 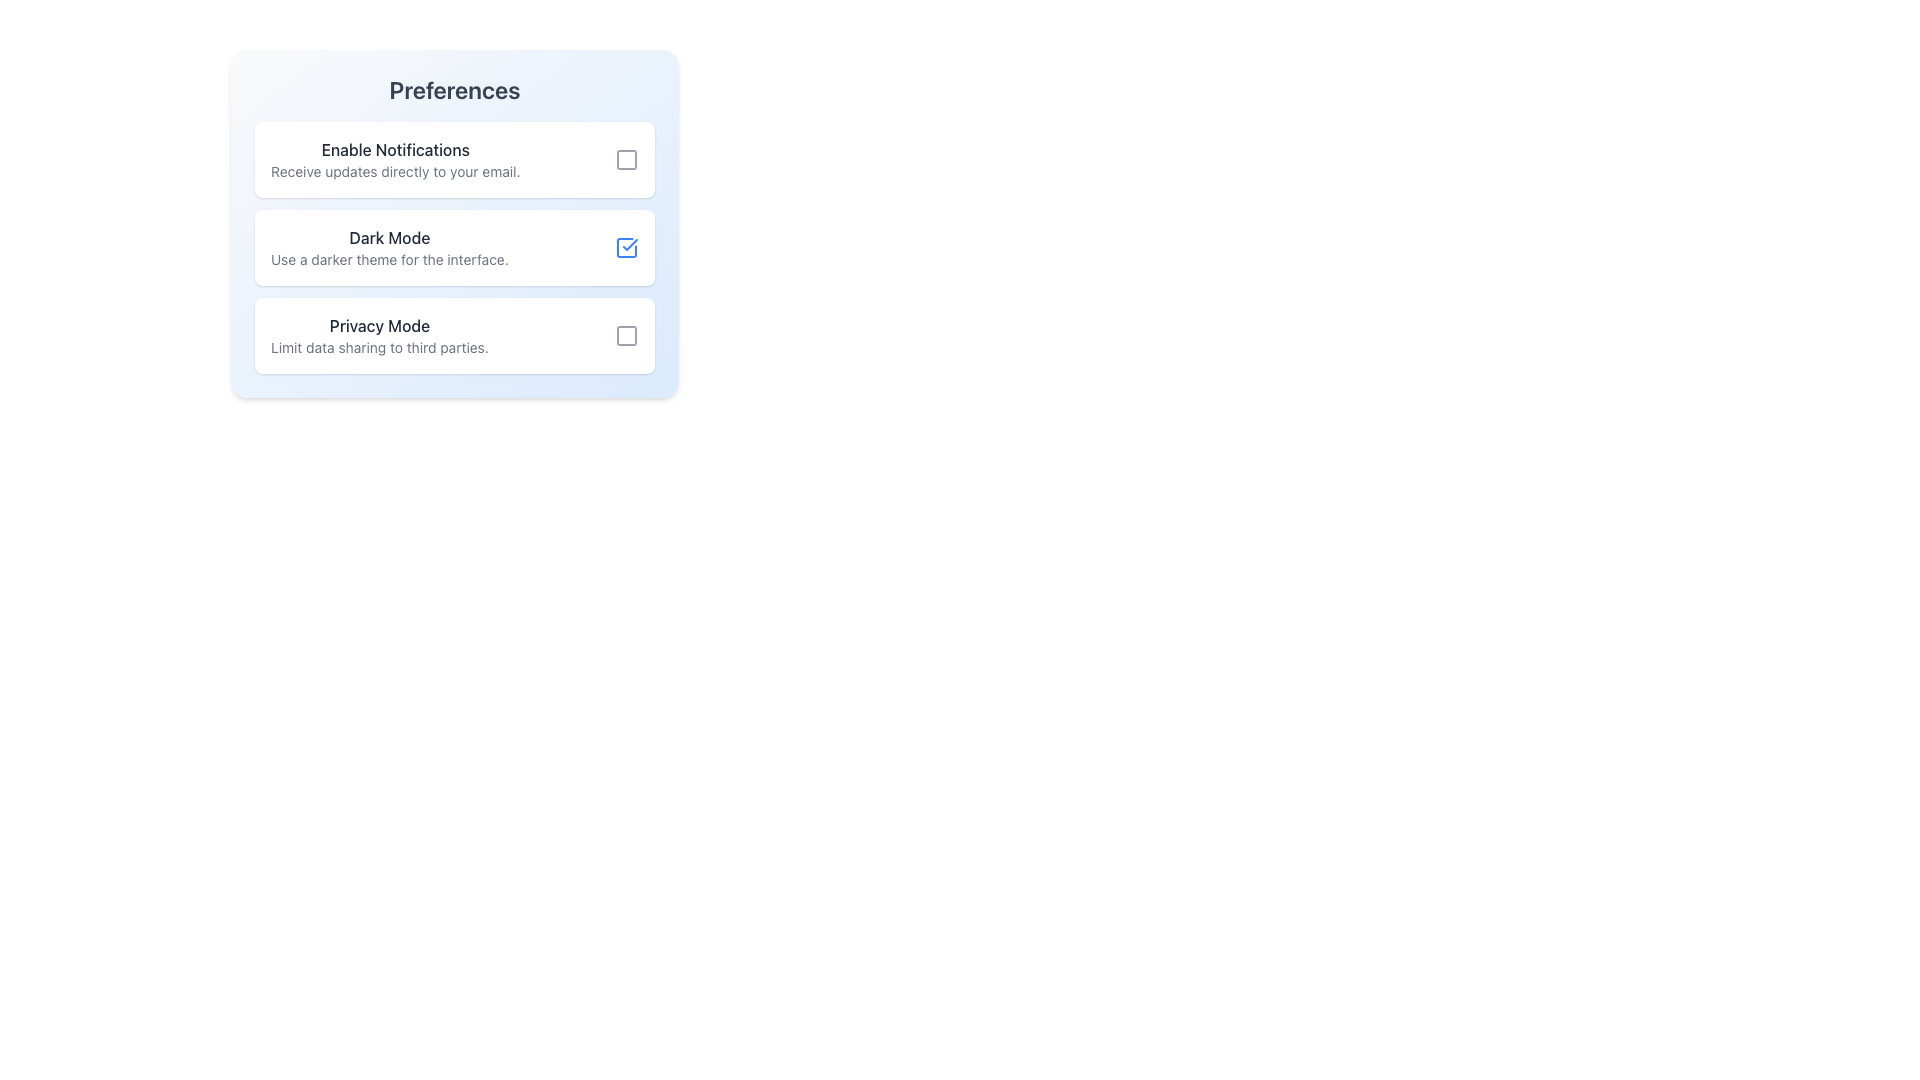 I want to click on text 'Dark Mode' and its description 'Use a darker theme for the interface.' which is located in the second row of three cards under the 'Preferences' heading, so click(x=389, y=246).